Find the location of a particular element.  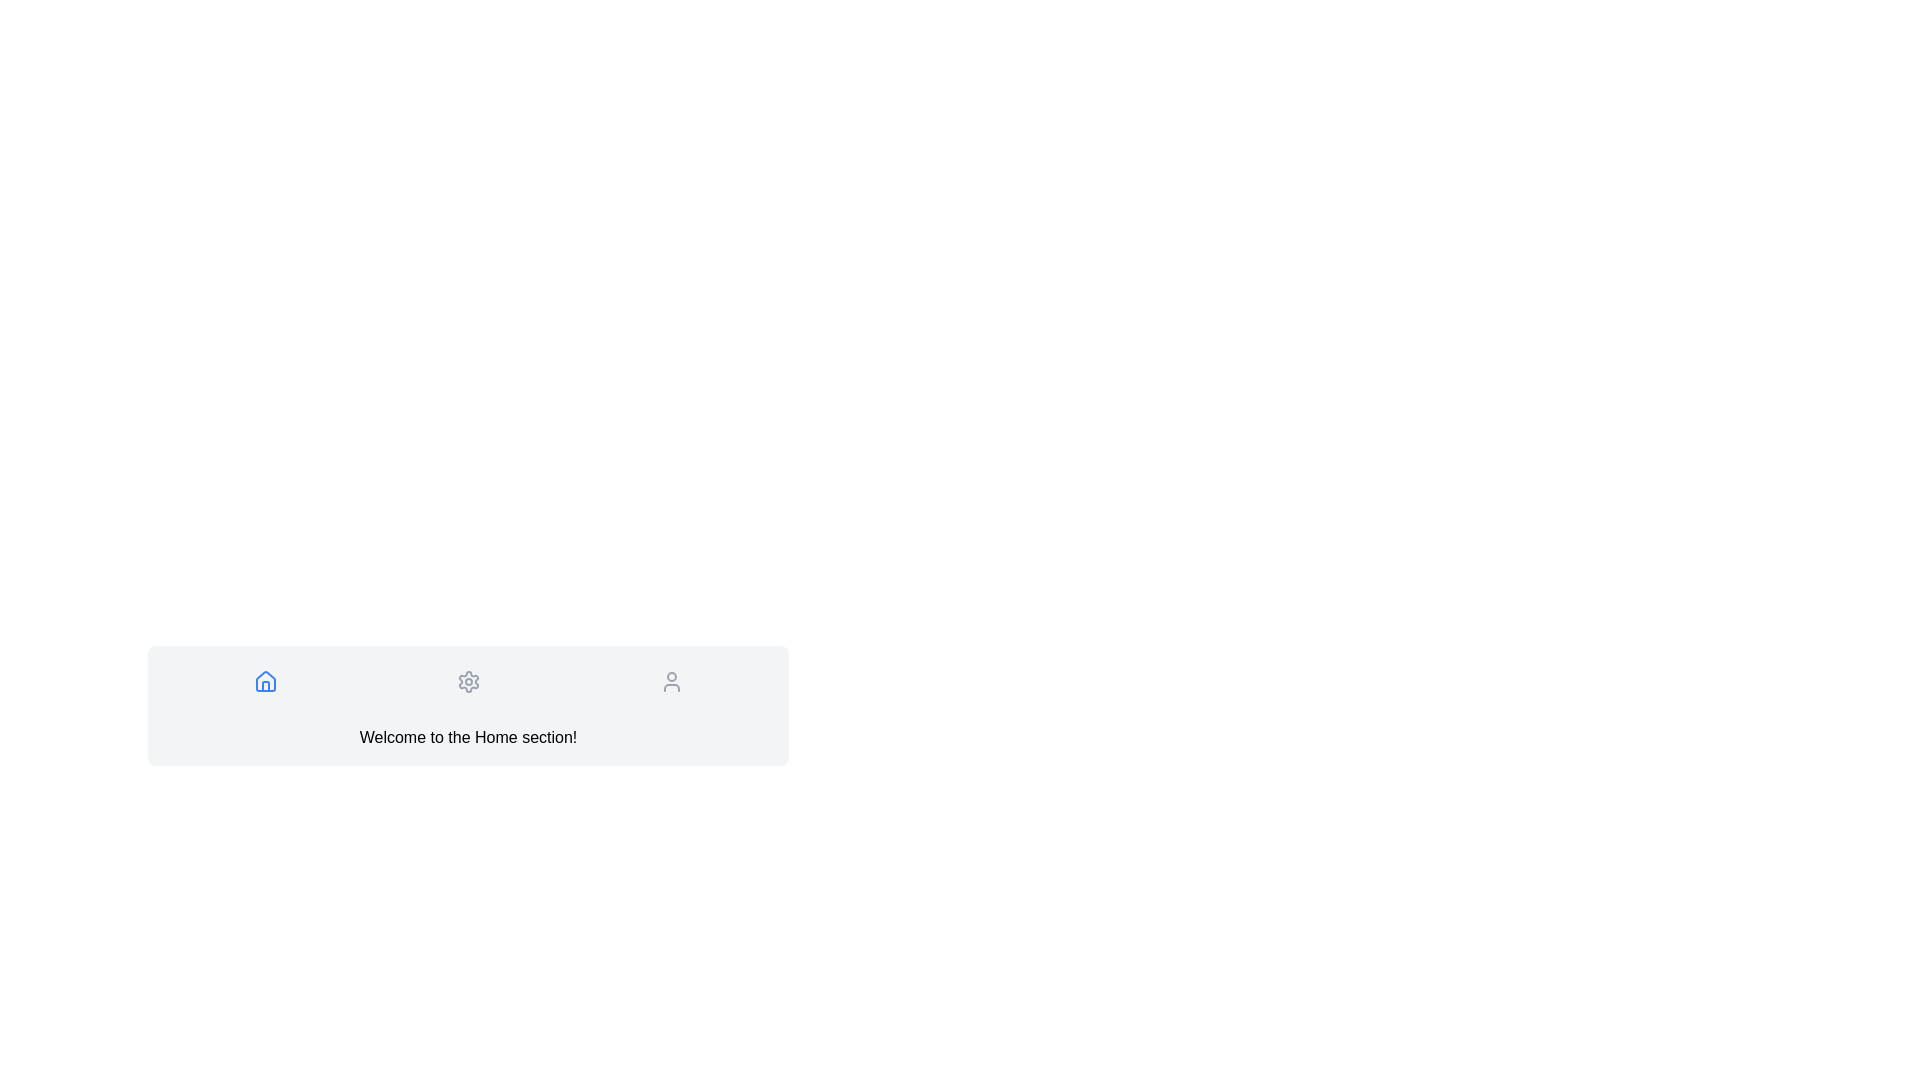

the settings icon, represented by a gray cogwheel graphic, located in the center of the horizontal navigation bar is located at coordinates (467, 681).